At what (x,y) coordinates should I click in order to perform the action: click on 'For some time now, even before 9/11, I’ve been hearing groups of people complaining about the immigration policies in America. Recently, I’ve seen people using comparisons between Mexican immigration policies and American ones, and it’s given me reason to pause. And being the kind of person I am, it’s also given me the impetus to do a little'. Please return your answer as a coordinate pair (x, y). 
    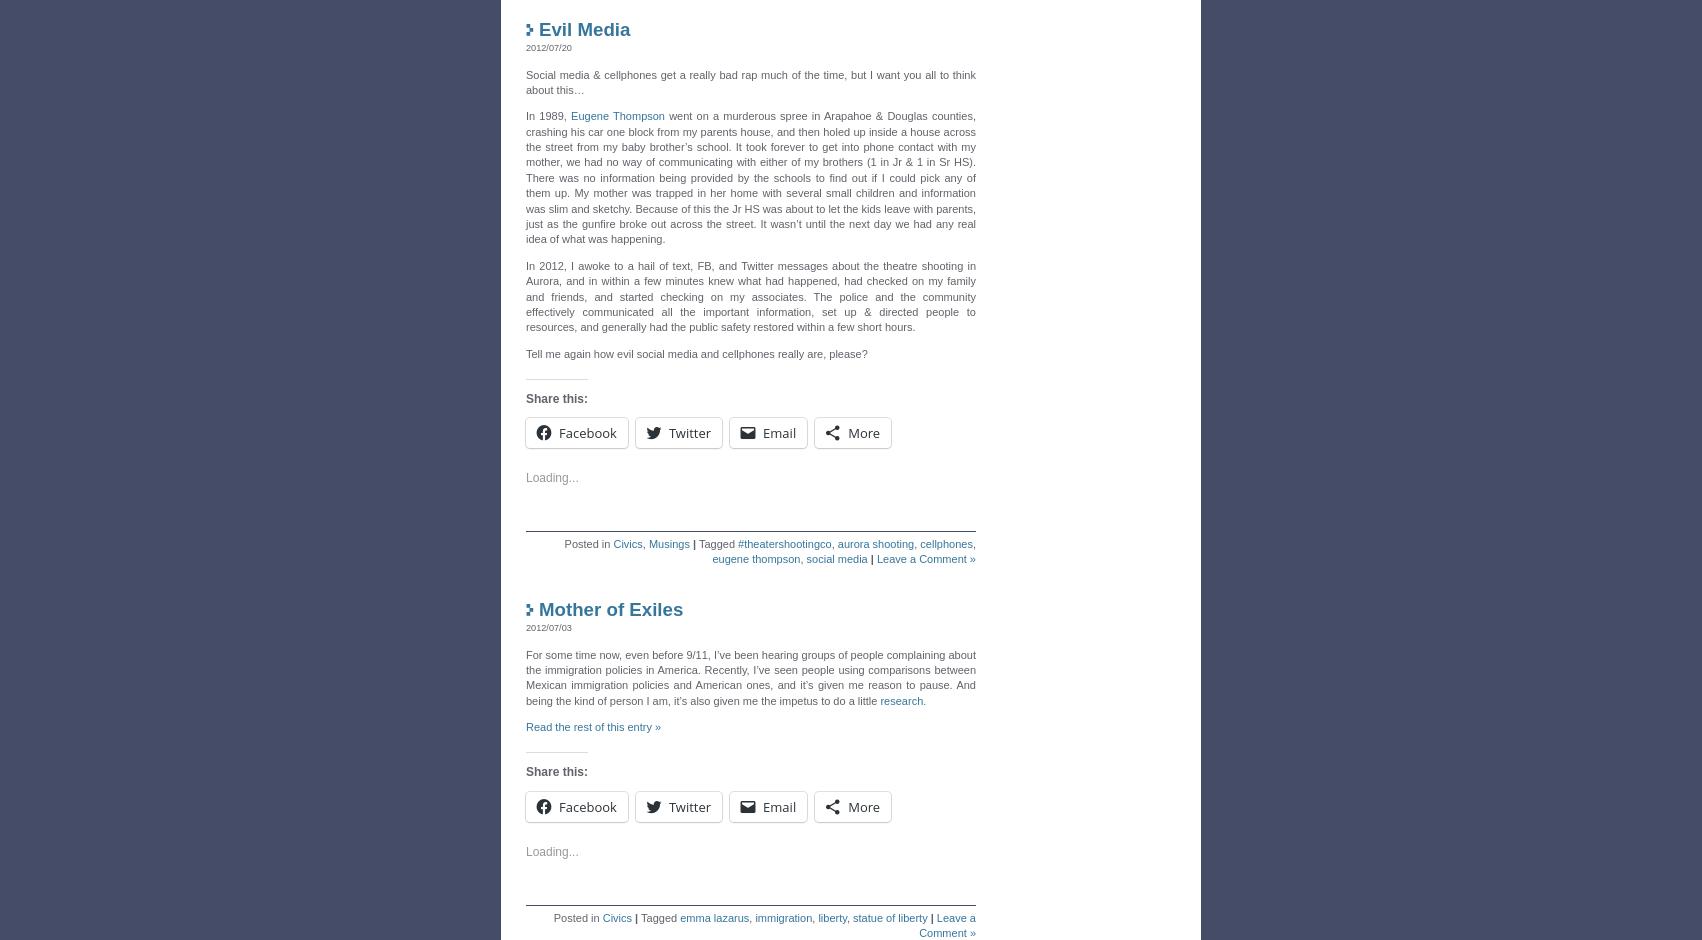
    Looking at the image, I should click on (749, 671).